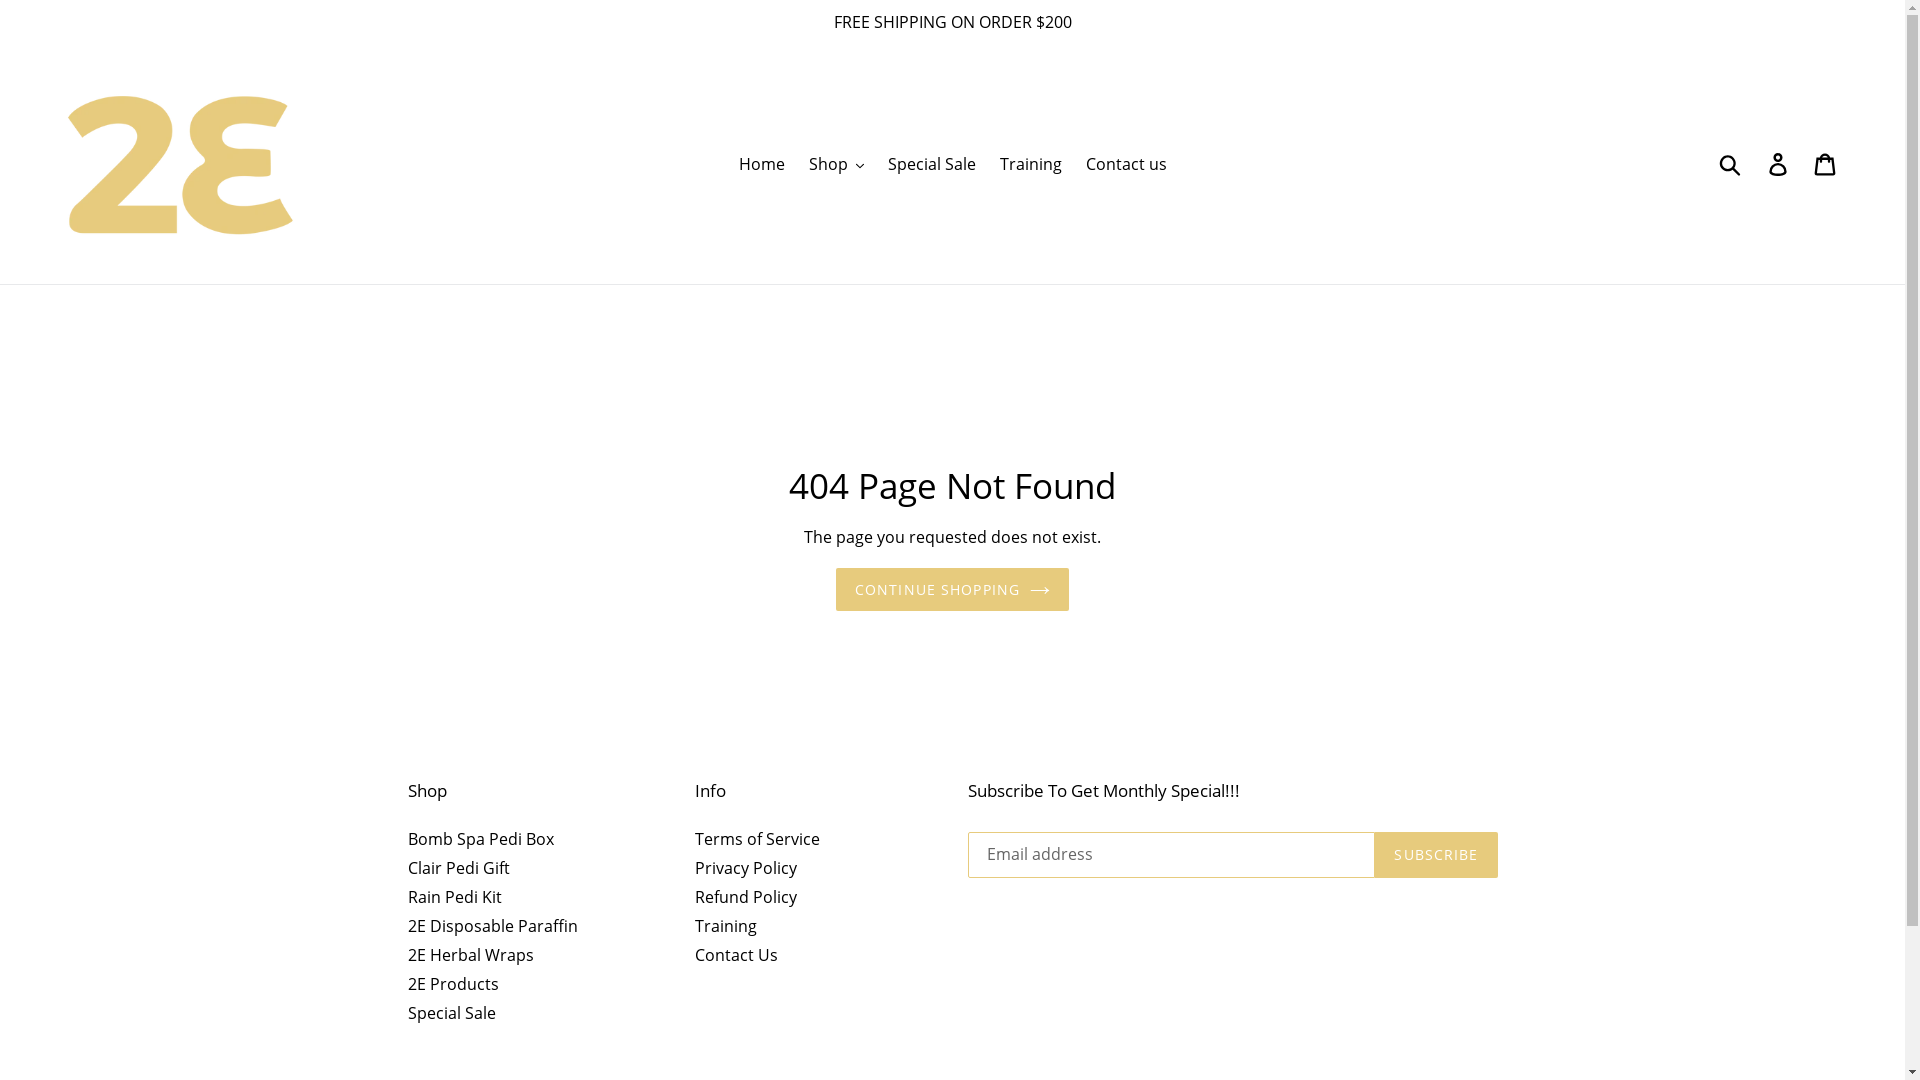  Describe the element at coordinates (1730, 163) in the screenshot. I see `'Submit'` at that location.